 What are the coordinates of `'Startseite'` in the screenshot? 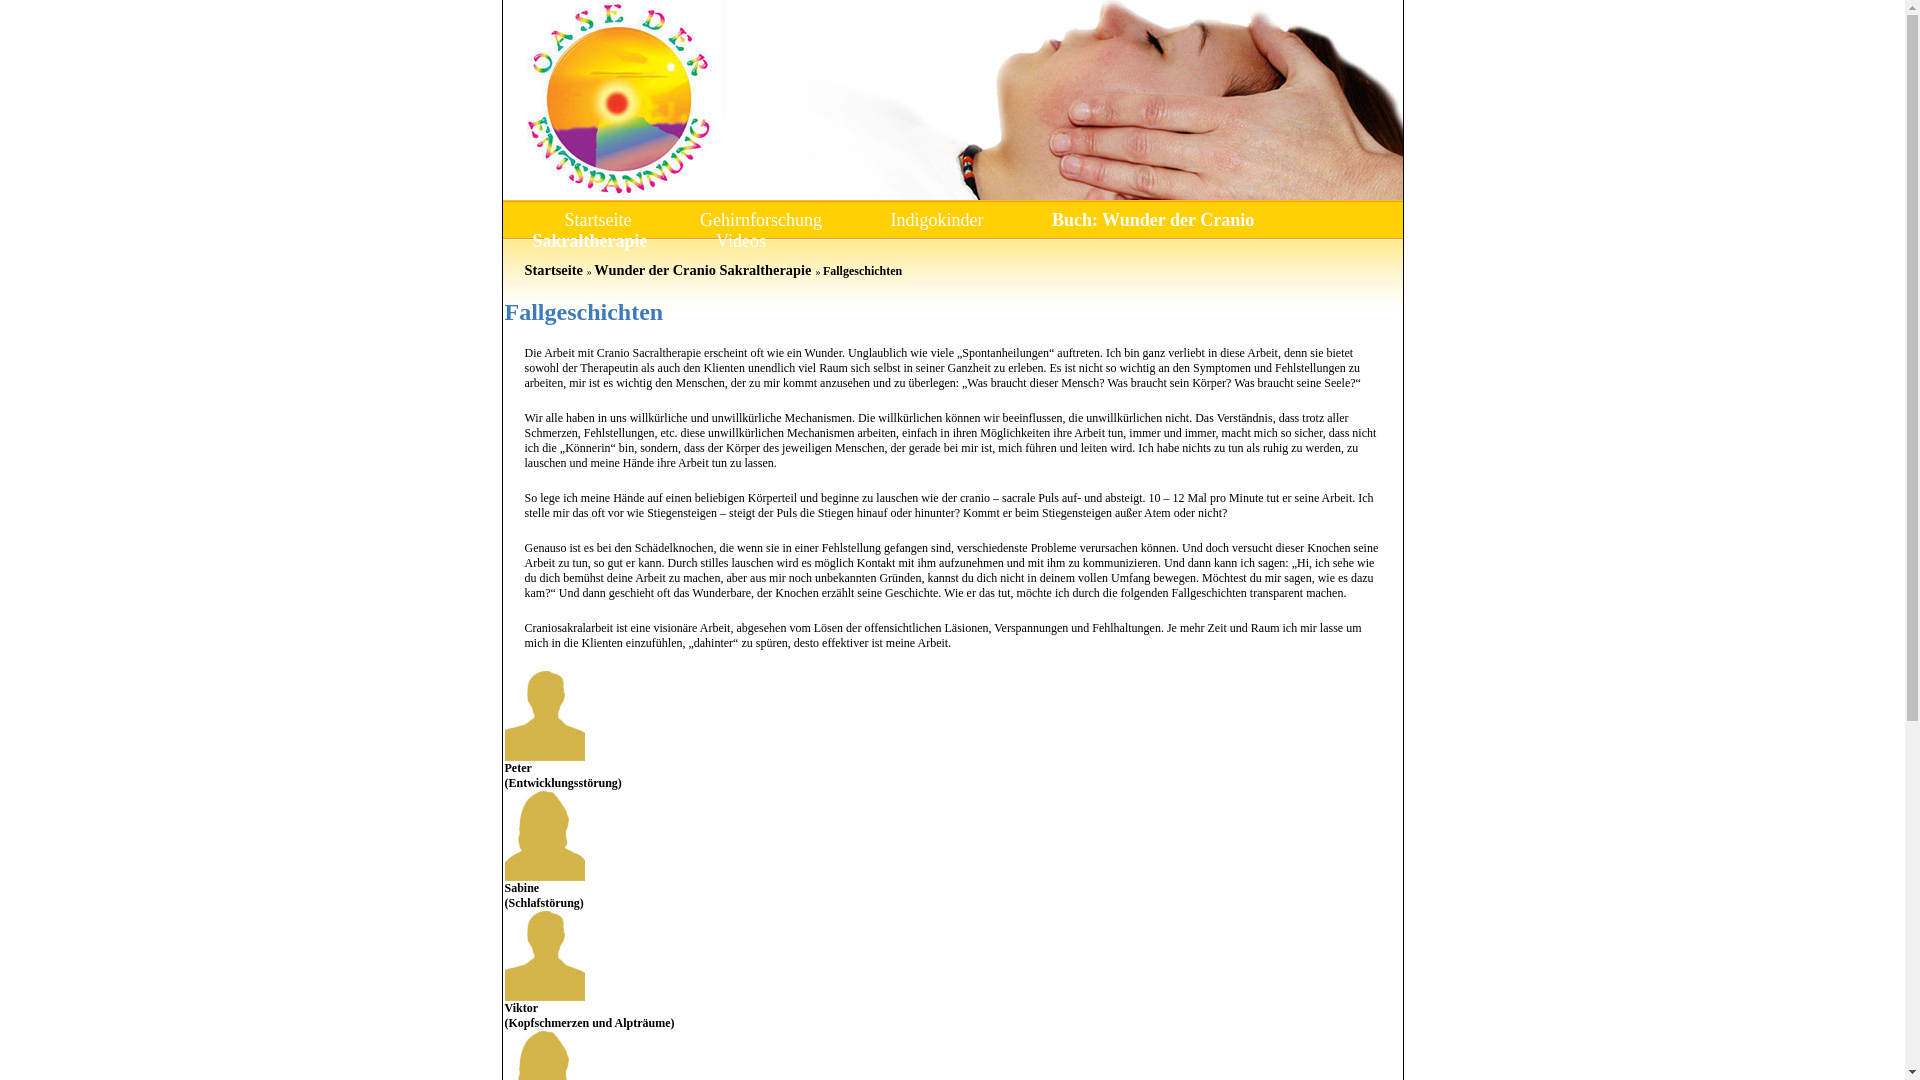 It's located at (552, 270).